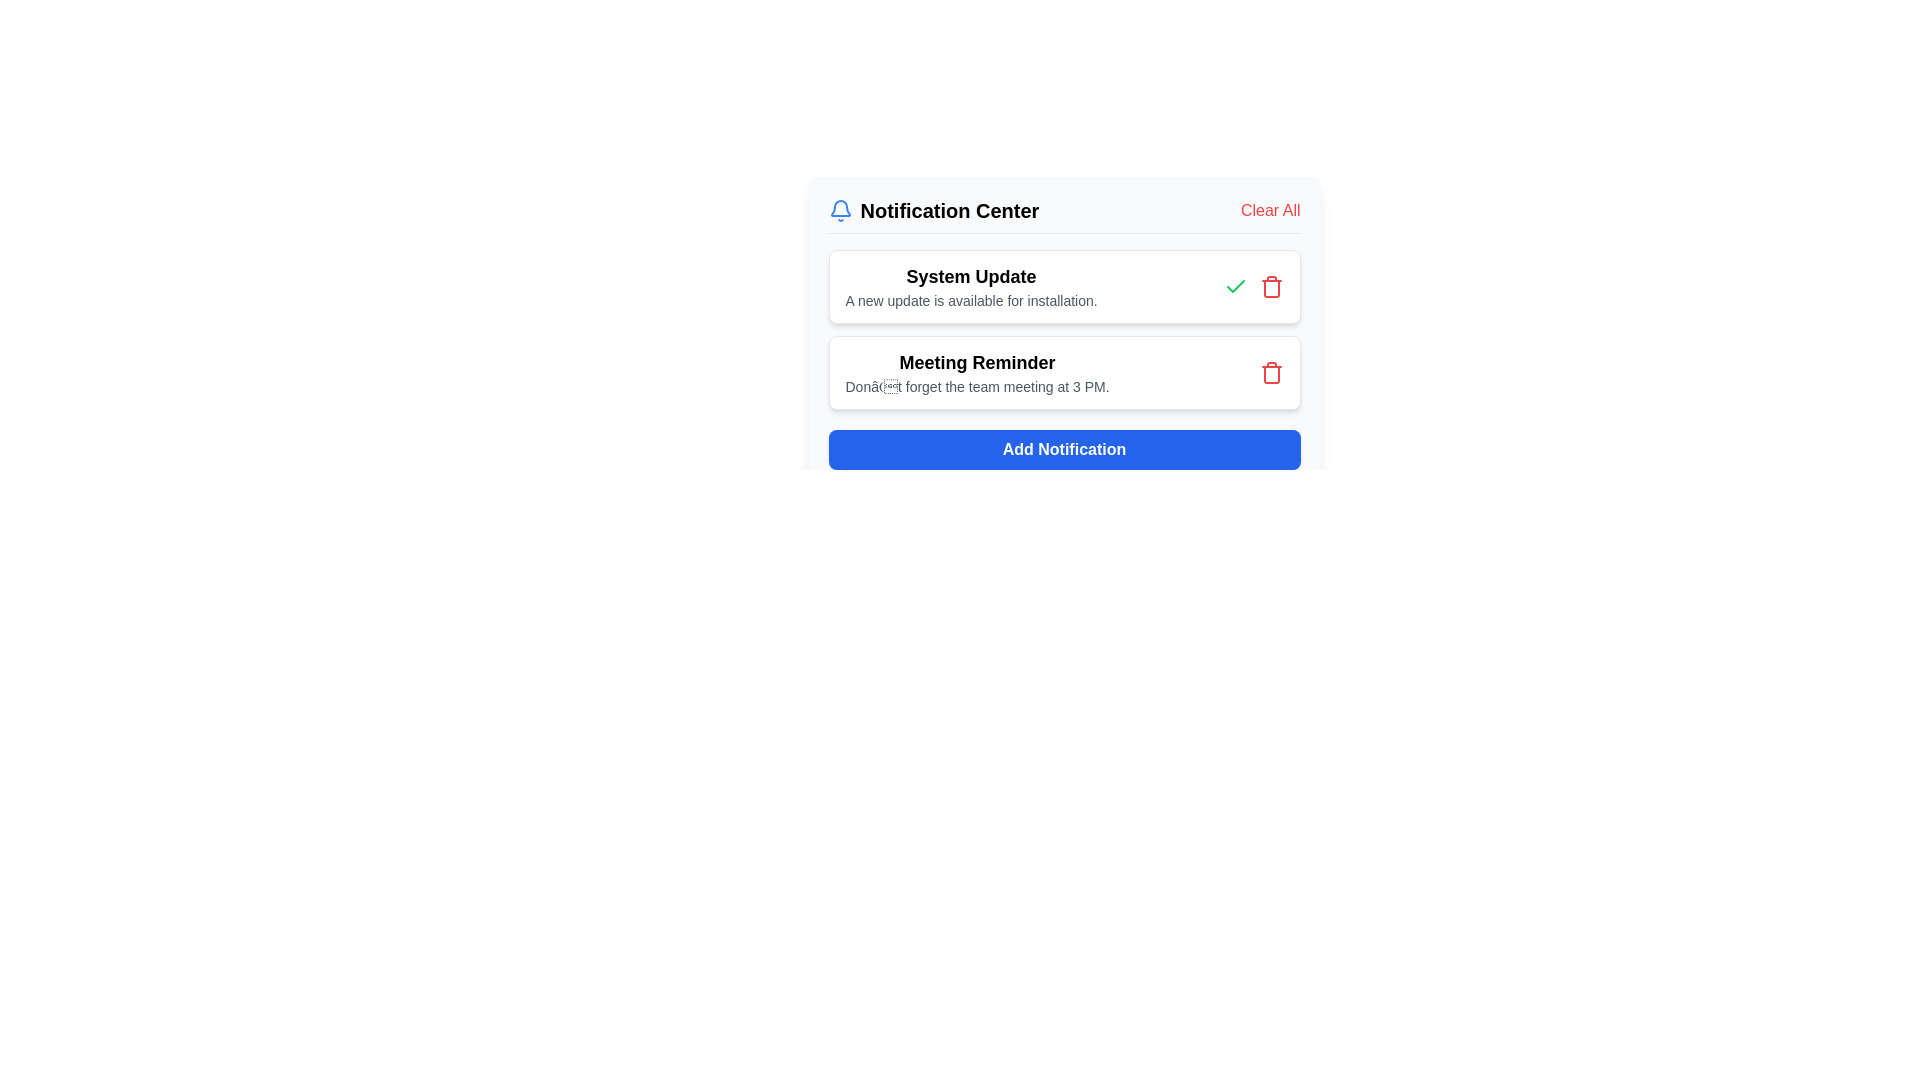 This screenshot has width=1920, height=1080. What do you see at coordinates (971, 277) in the screenshot?
I see `the bold text label reading 'System Update' located in the Notification Center, which serves as a title for a notification` at bounding box center [971, 277].